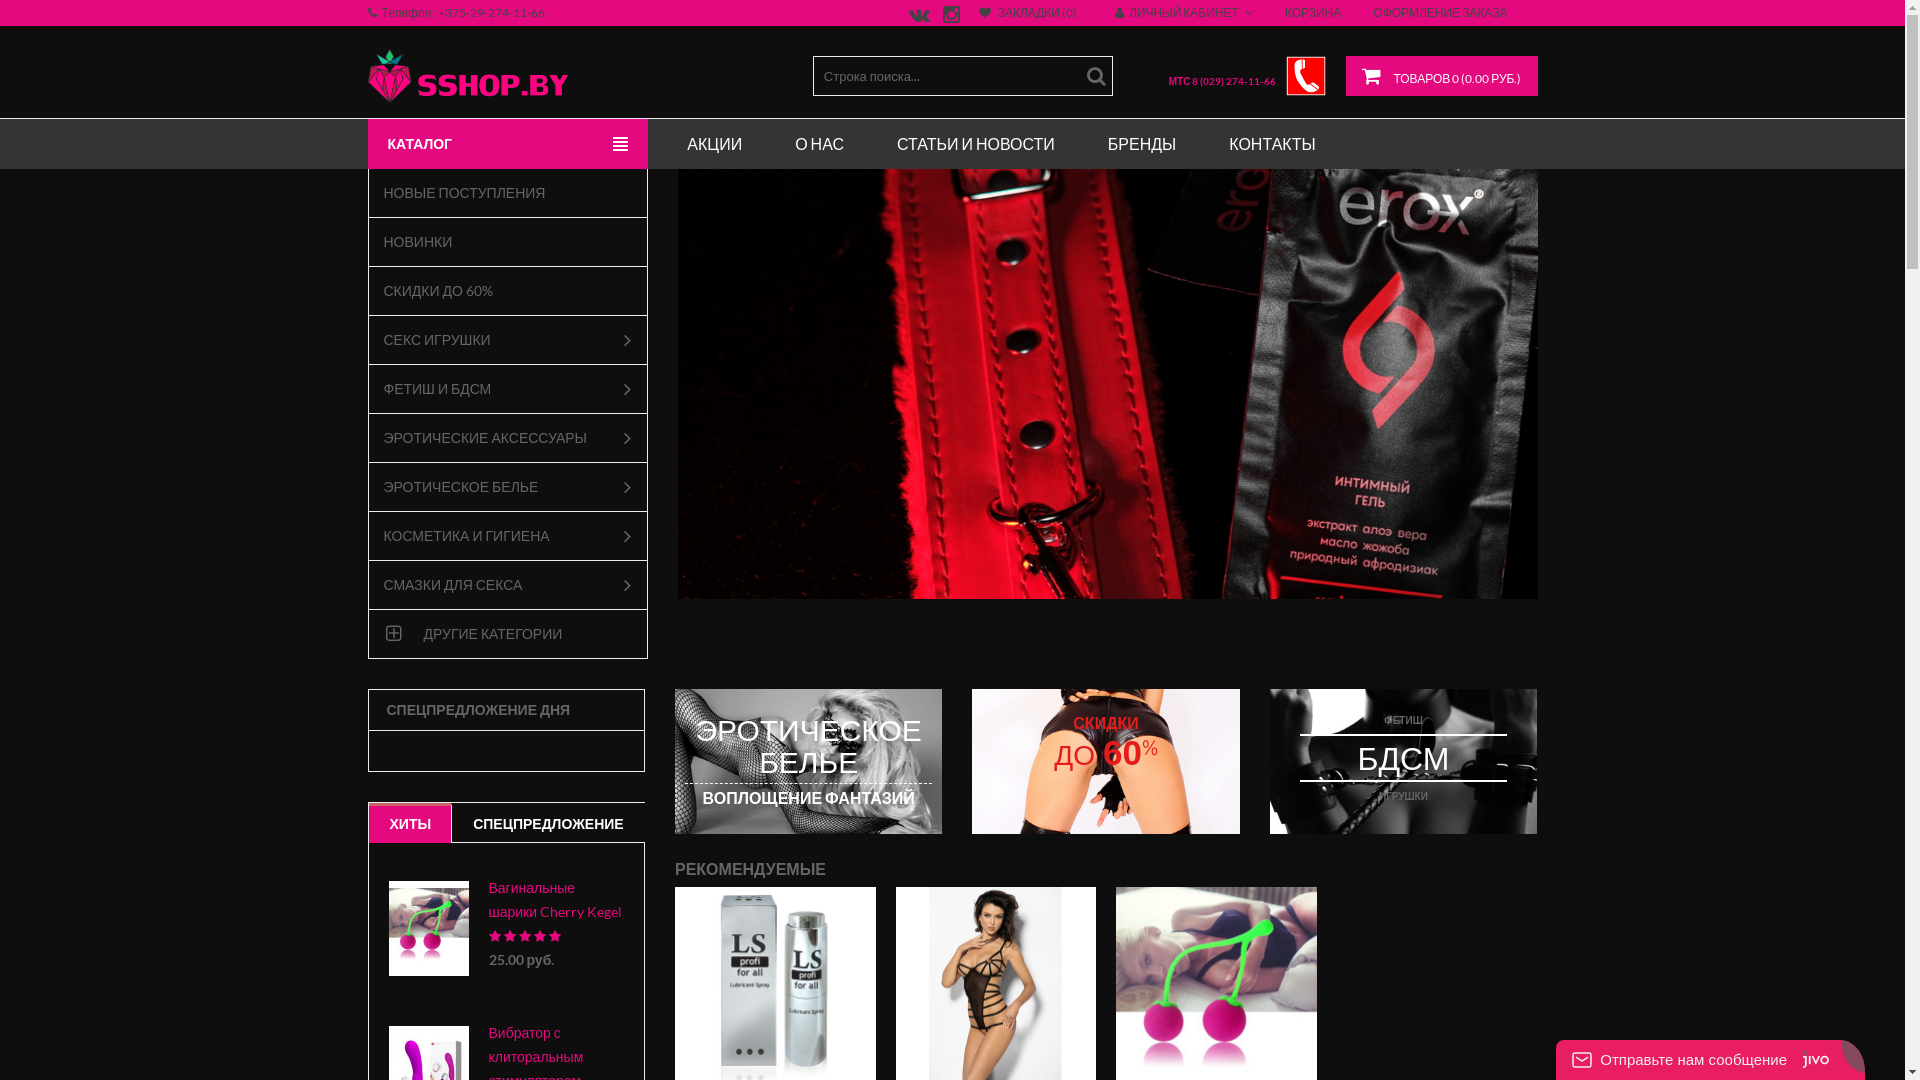  I want to click on 'vk', so click(915, 17).